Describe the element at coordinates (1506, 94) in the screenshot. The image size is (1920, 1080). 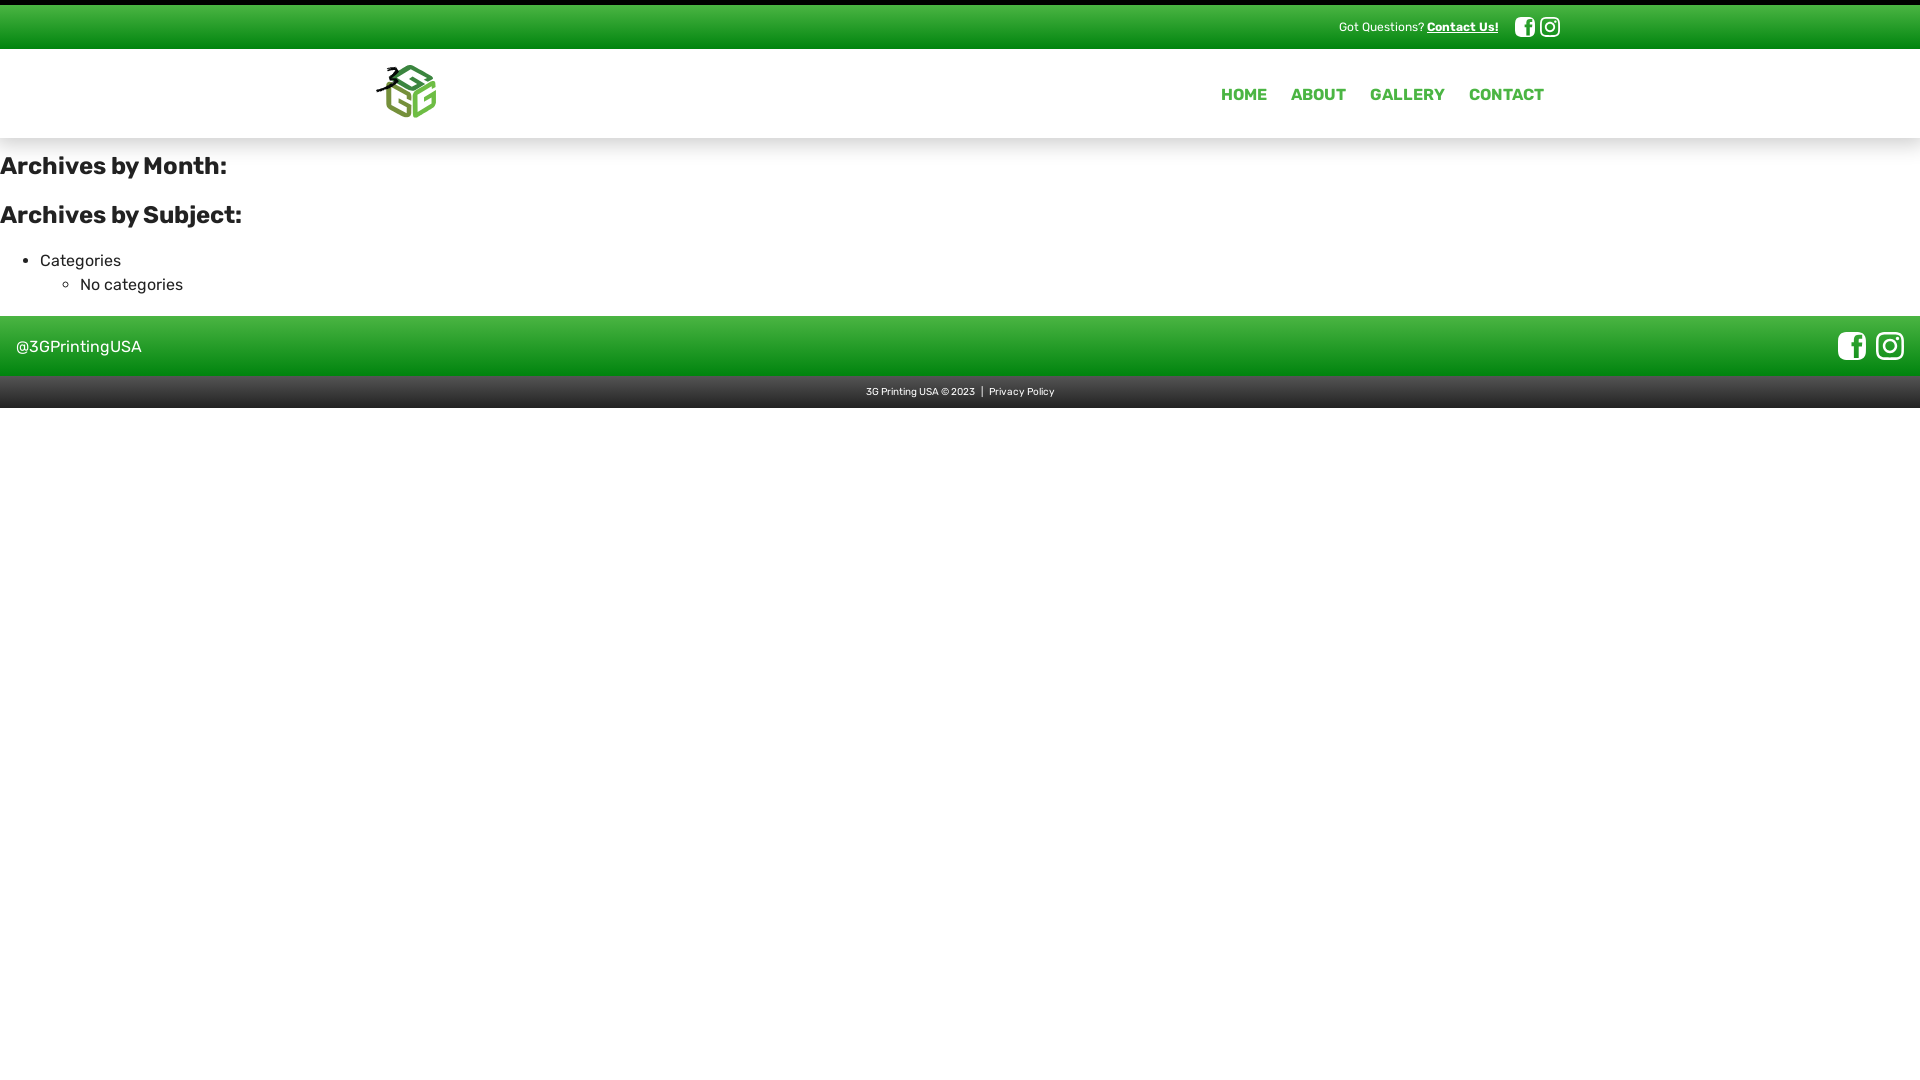
I see `'CONTACT'` at that location.